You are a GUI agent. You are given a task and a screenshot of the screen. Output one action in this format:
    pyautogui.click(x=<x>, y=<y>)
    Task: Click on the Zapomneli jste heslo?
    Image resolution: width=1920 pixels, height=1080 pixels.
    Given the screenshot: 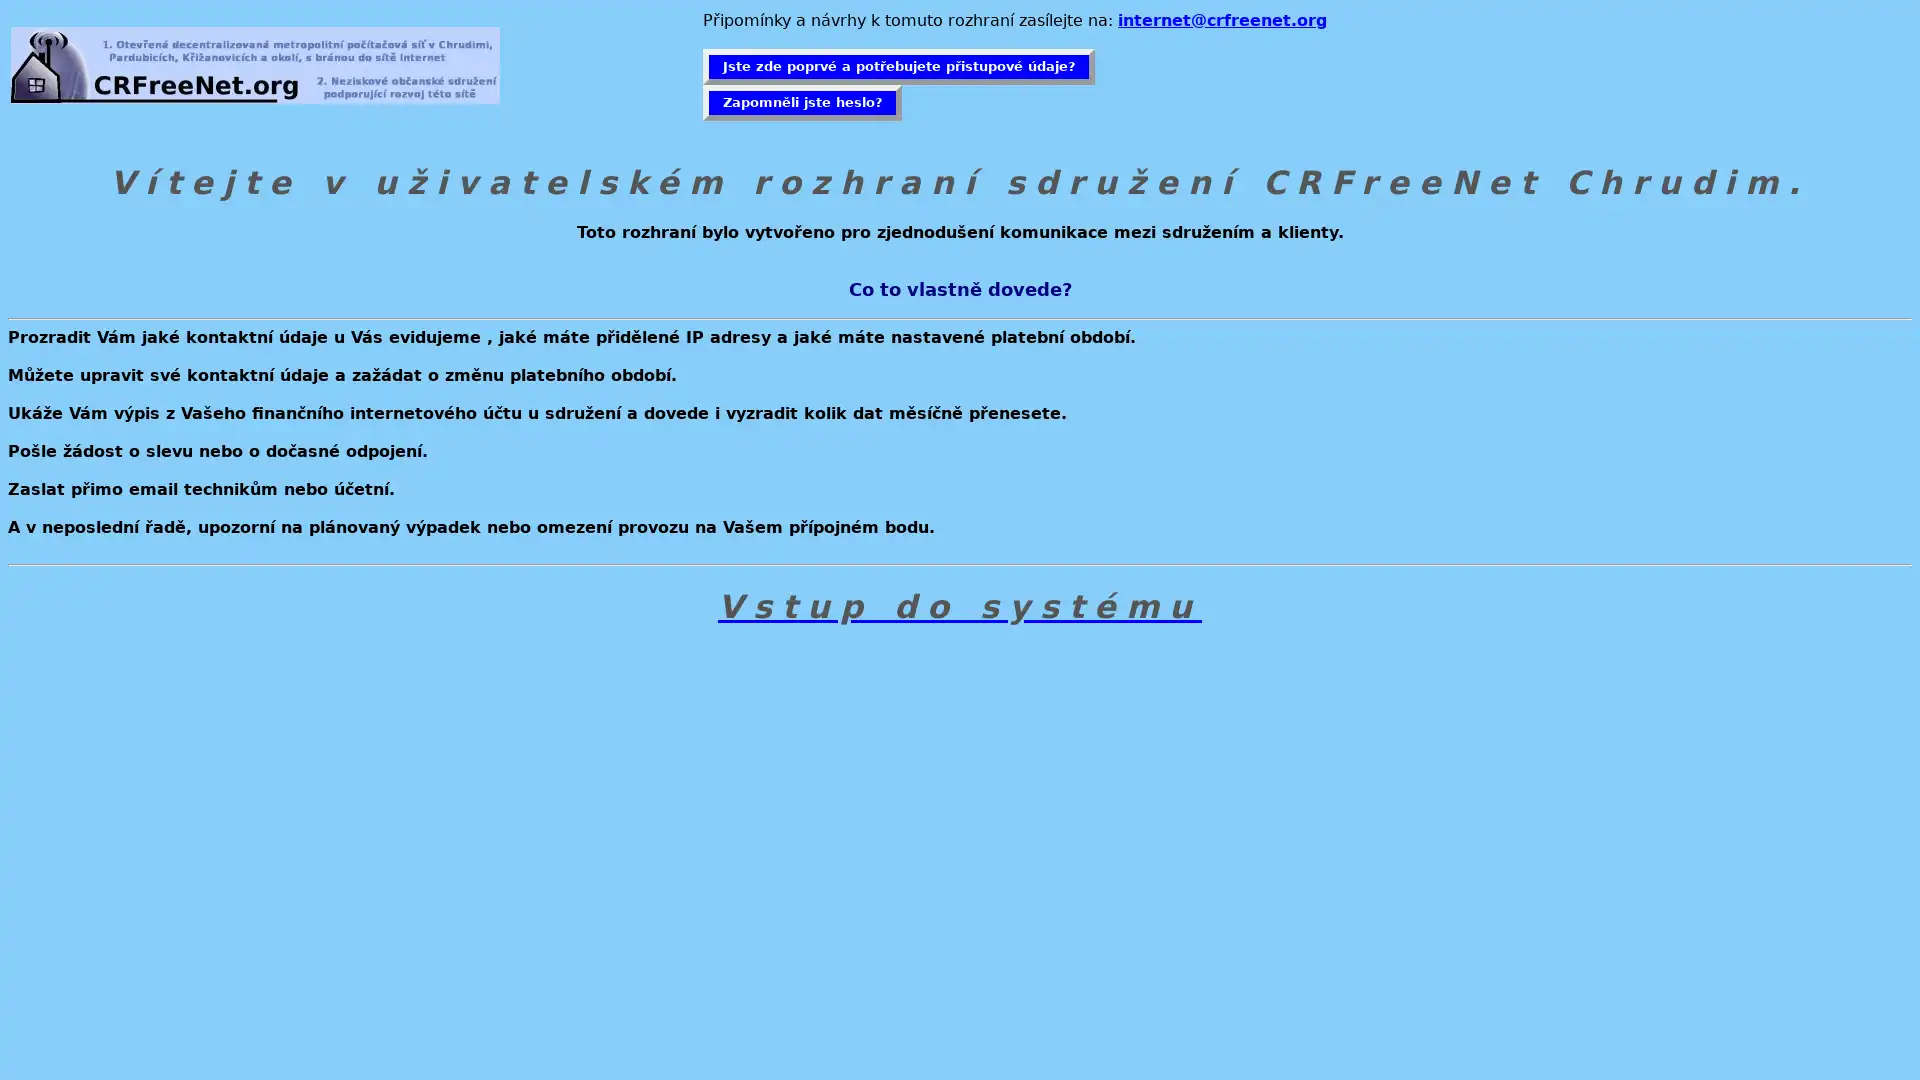 What is the action you would take?
    pyautogui.click(x=802, y=101)
    